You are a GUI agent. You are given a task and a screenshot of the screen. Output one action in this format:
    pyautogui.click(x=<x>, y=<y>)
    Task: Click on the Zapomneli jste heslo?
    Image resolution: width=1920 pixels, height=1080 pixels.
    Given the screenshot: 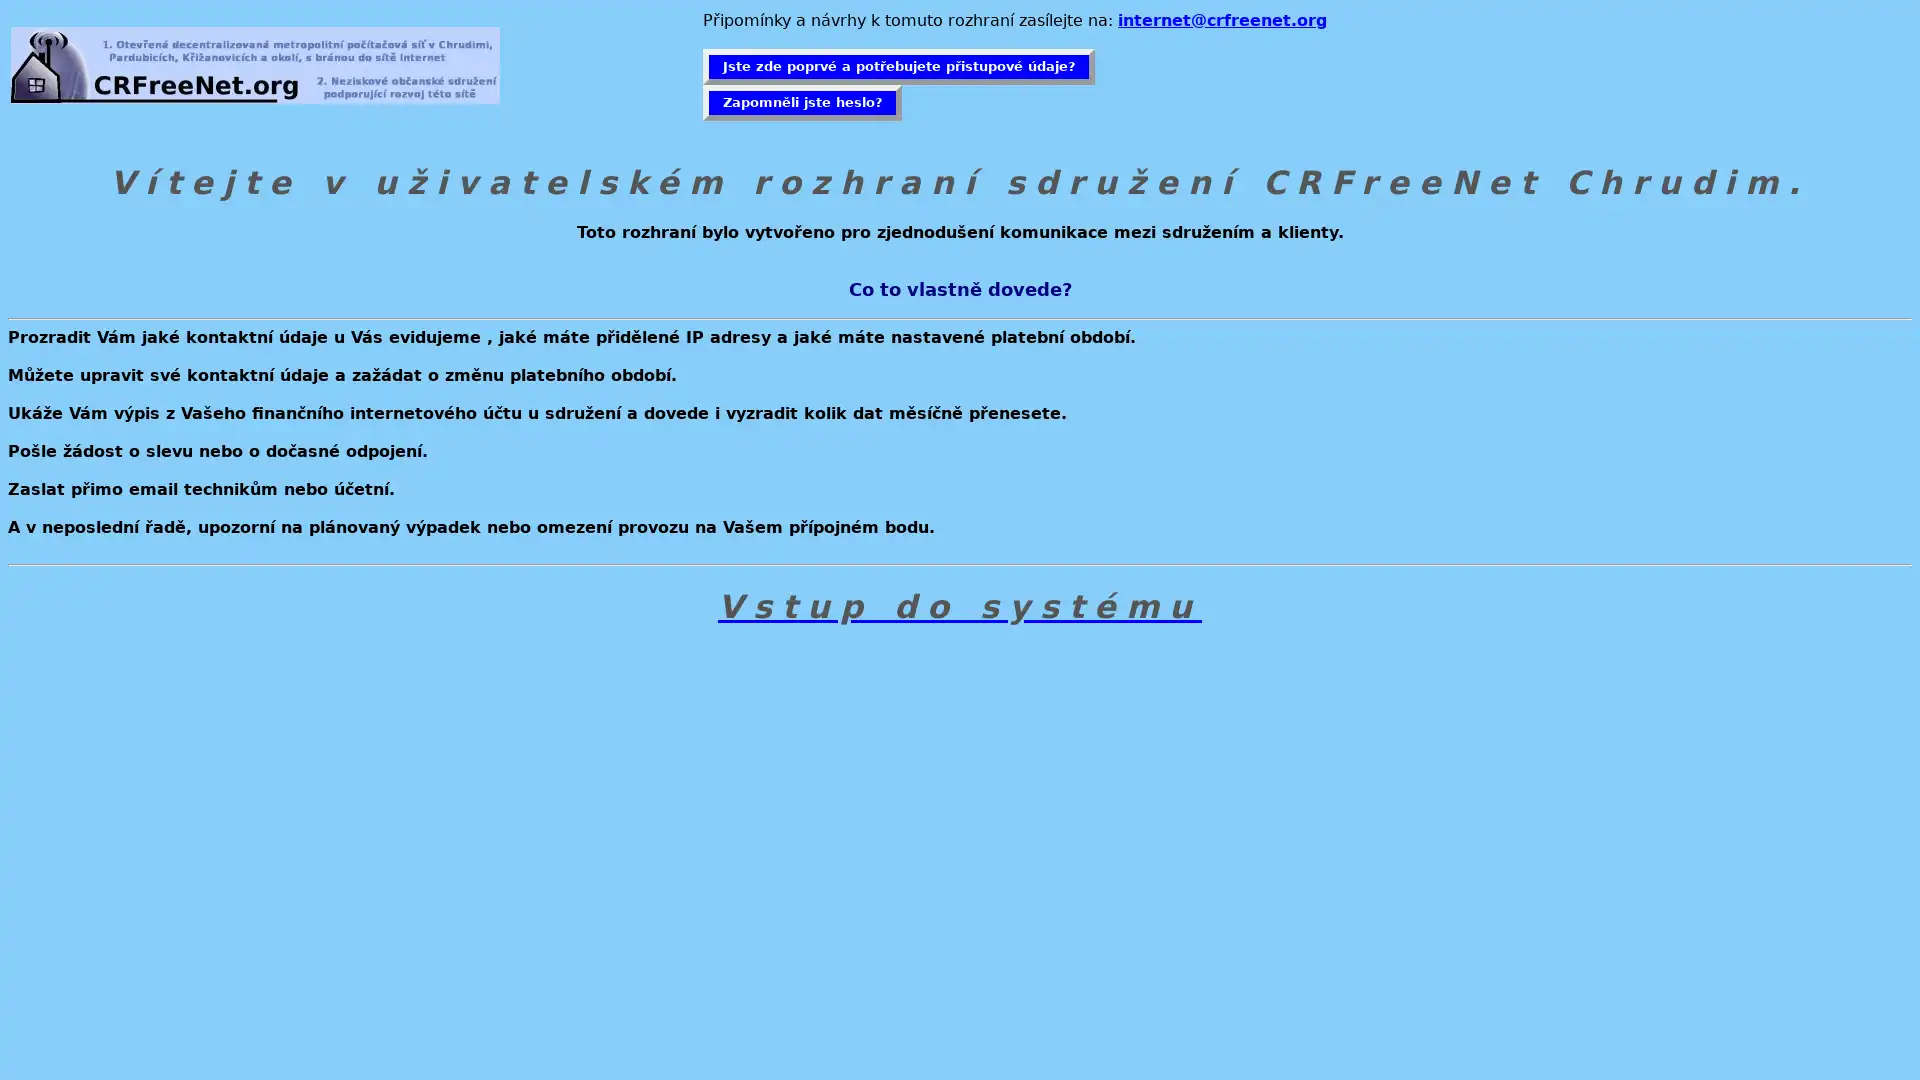 What is the action you would take?
    pyautogui.click(x=802, y=101)
    